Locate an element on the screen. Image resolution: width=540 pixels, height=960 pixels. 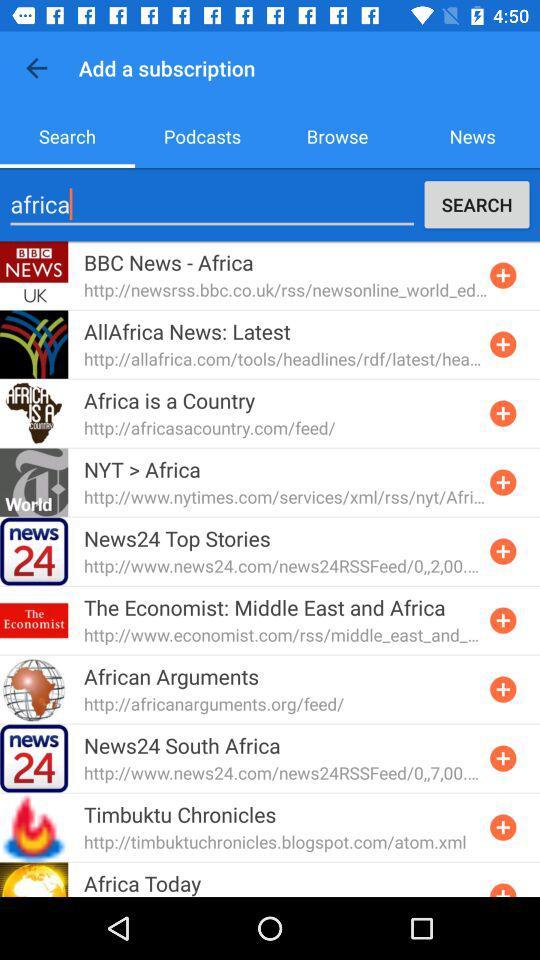
rss feed for news 24 is located at coordinates (502, 757).